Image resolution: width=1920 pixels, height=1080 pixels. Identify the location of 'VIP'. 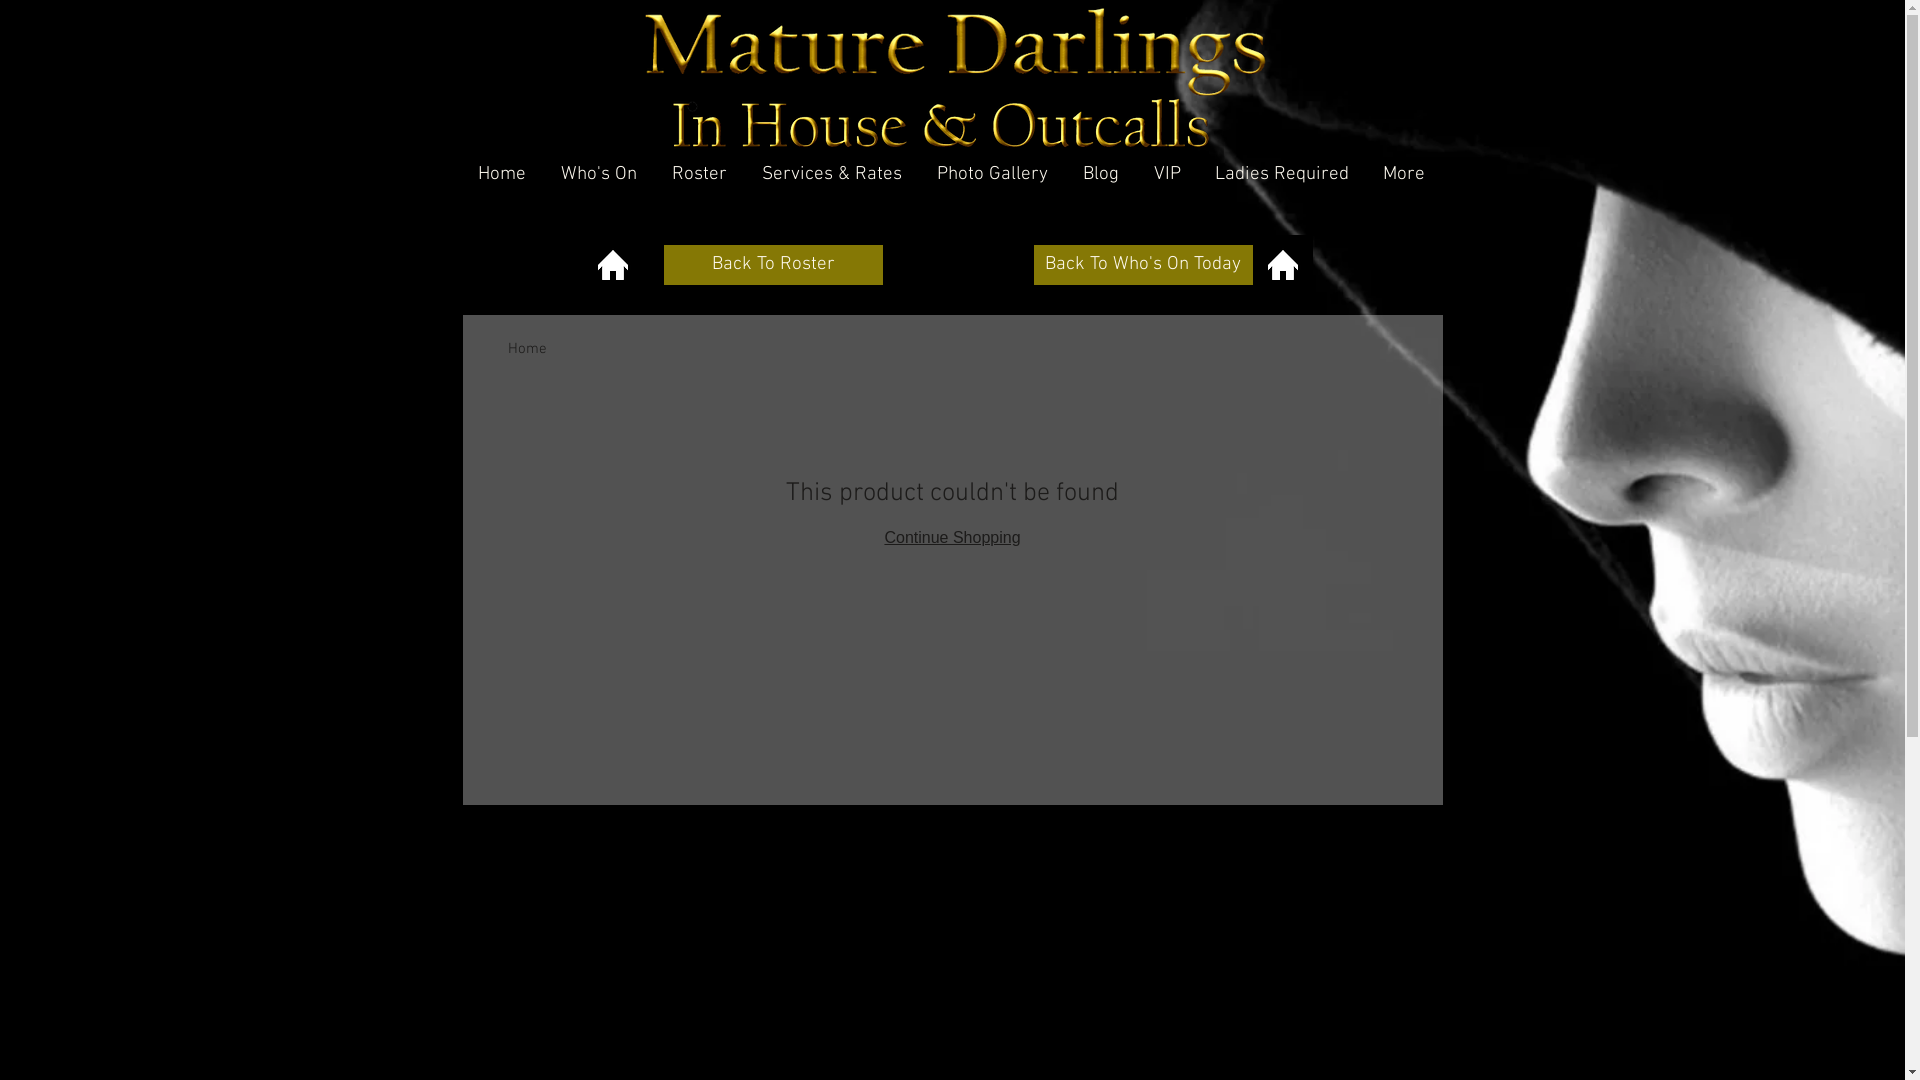
(1137, 173).